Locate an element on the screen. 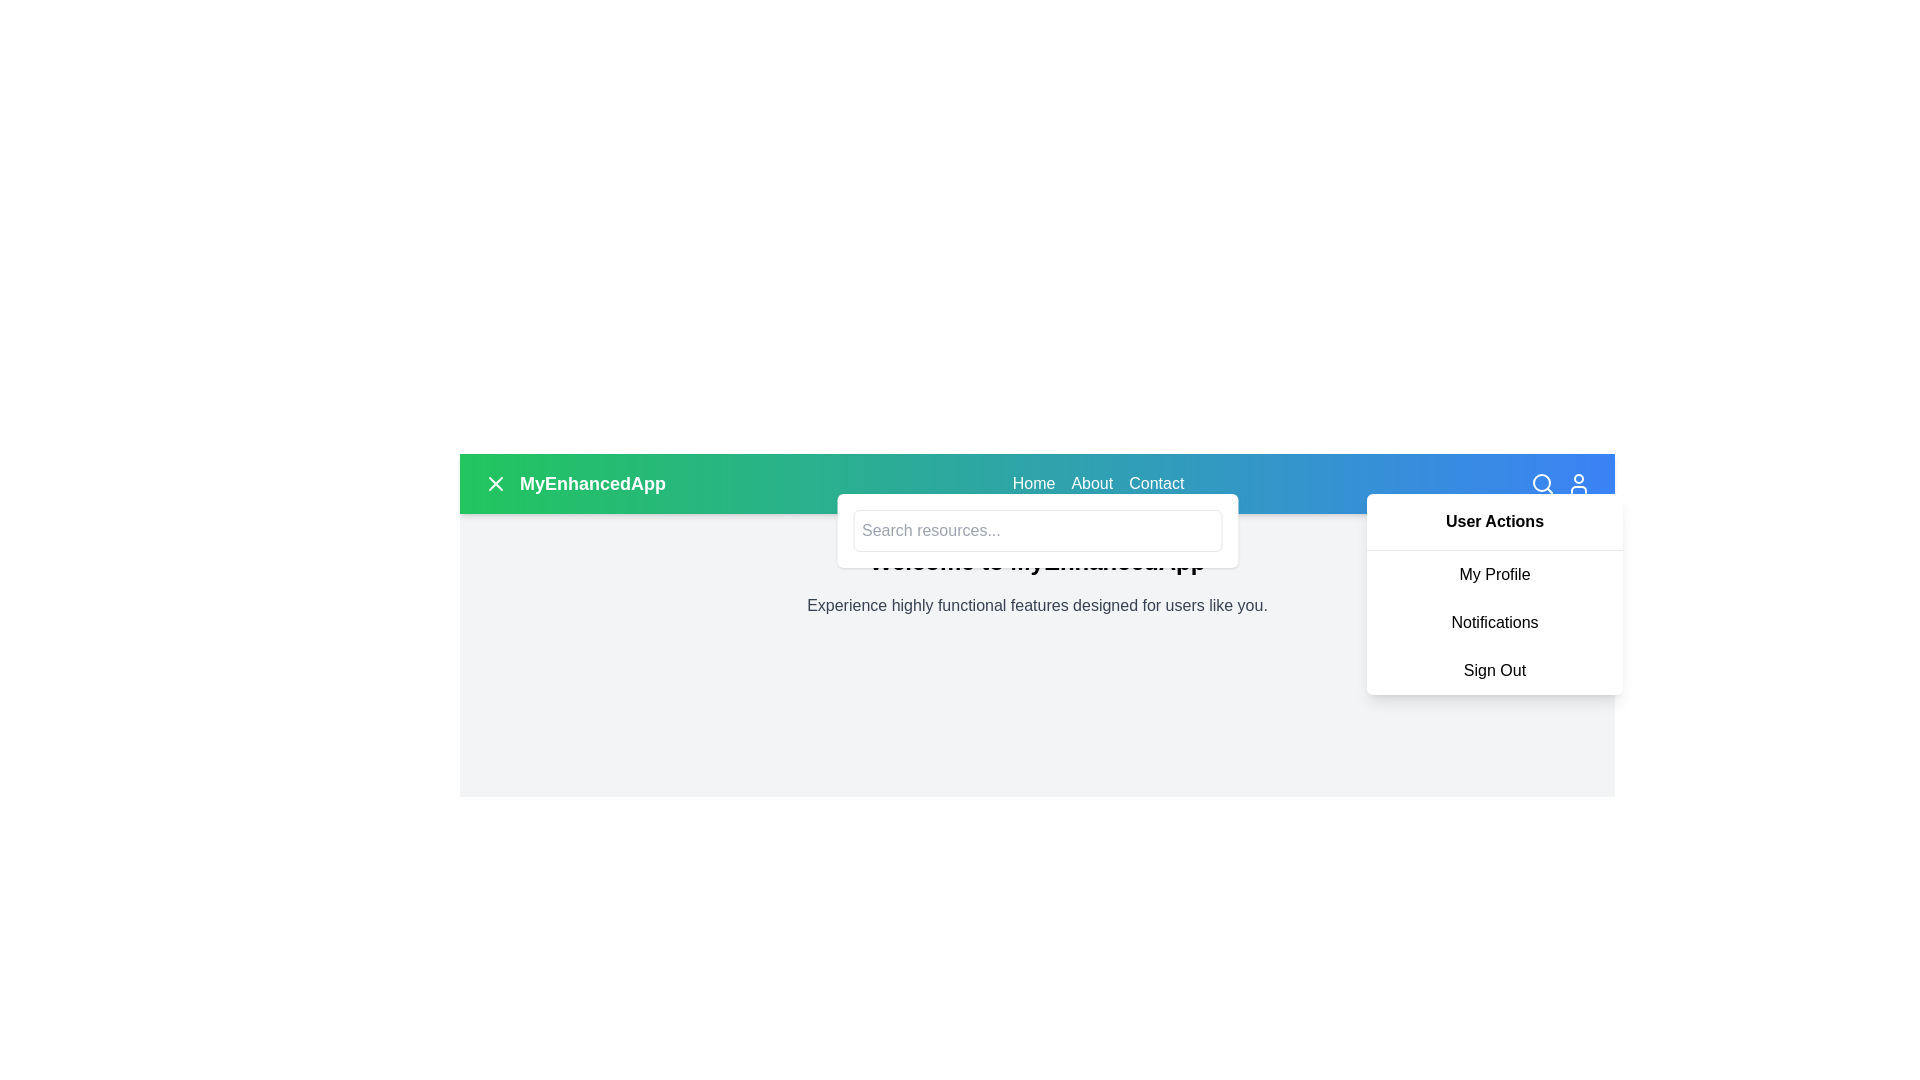 Image resolution: width=1920 pixels, height=1080 pixels. the static text that reads 'Experience highly functional features designed for users like you.', which is styled in a subtle gray font and centered below the header 'Welcome to MyEnhancedApp' is located at coordinates (1037, 604).